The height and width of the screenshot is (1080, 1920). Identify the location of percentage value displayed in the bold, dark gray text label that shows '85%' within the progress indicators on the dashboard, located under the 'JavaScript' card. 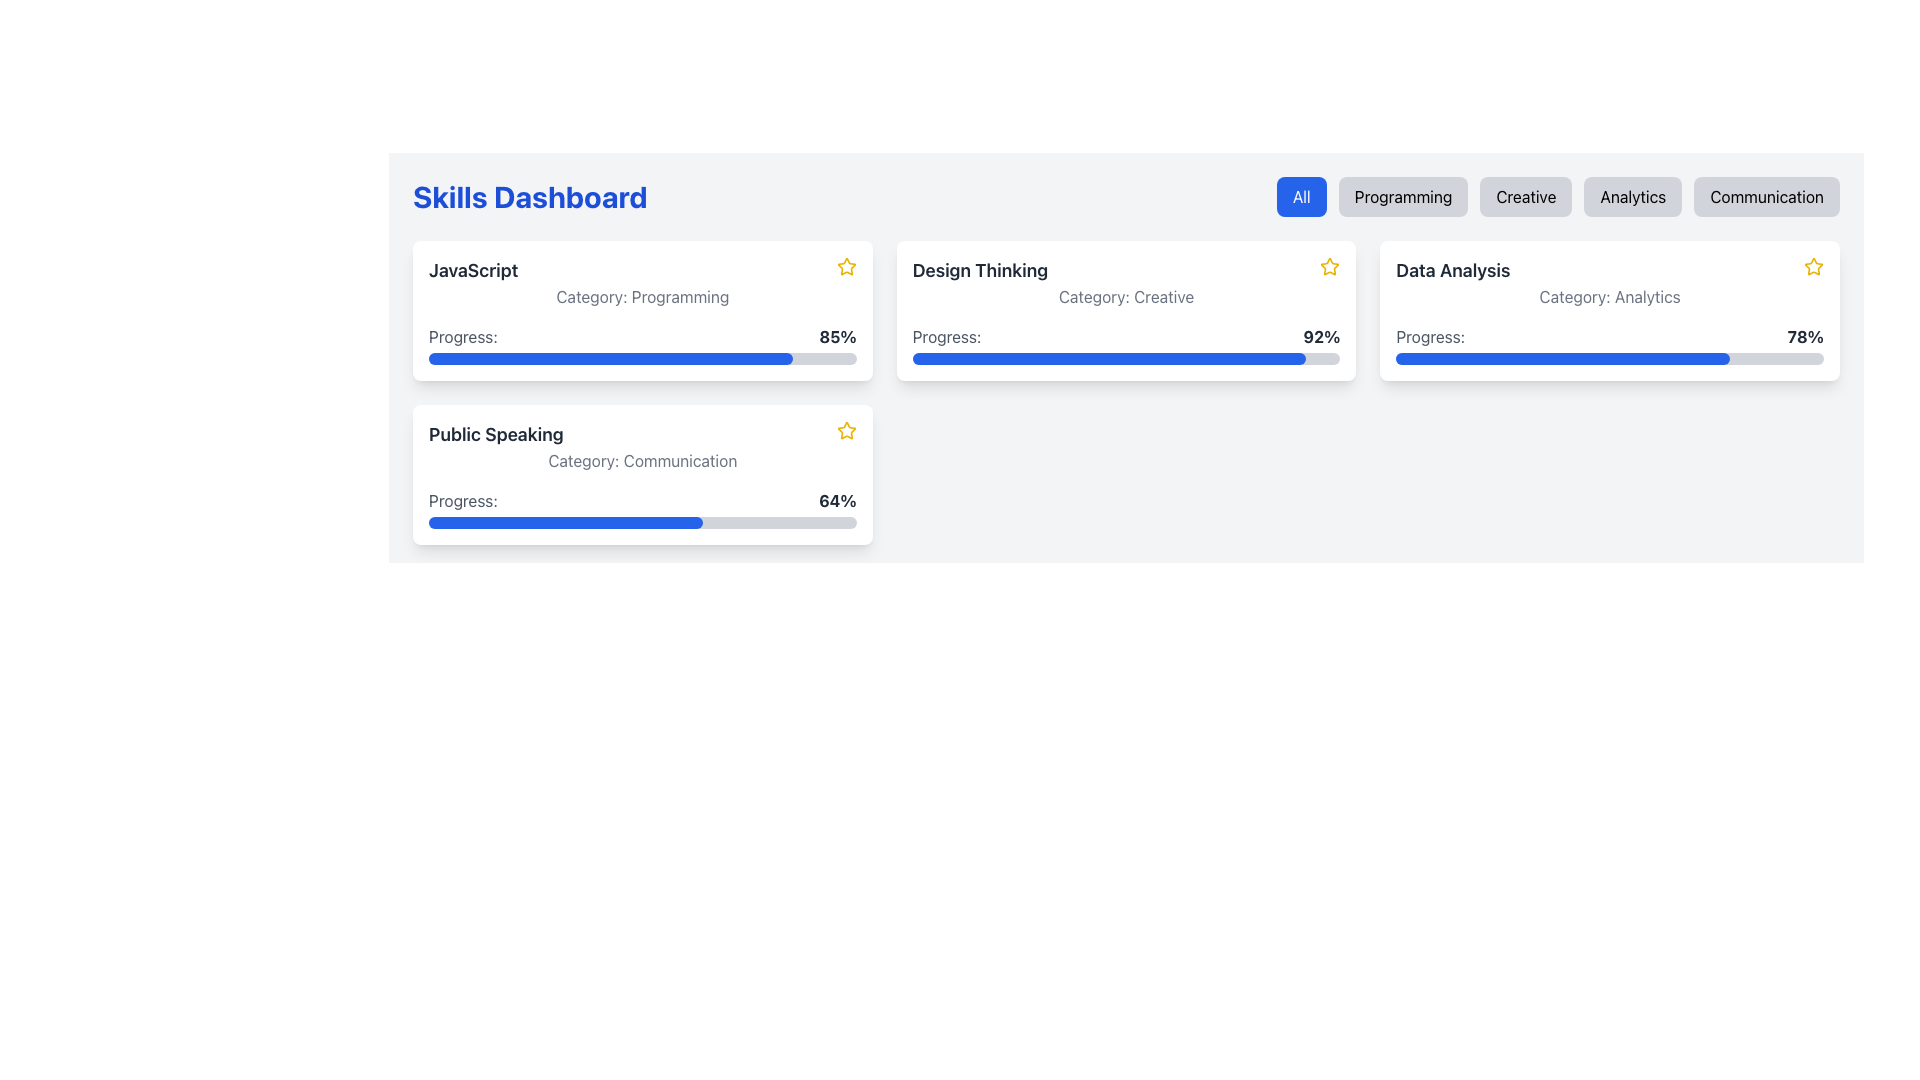
(837, 335).